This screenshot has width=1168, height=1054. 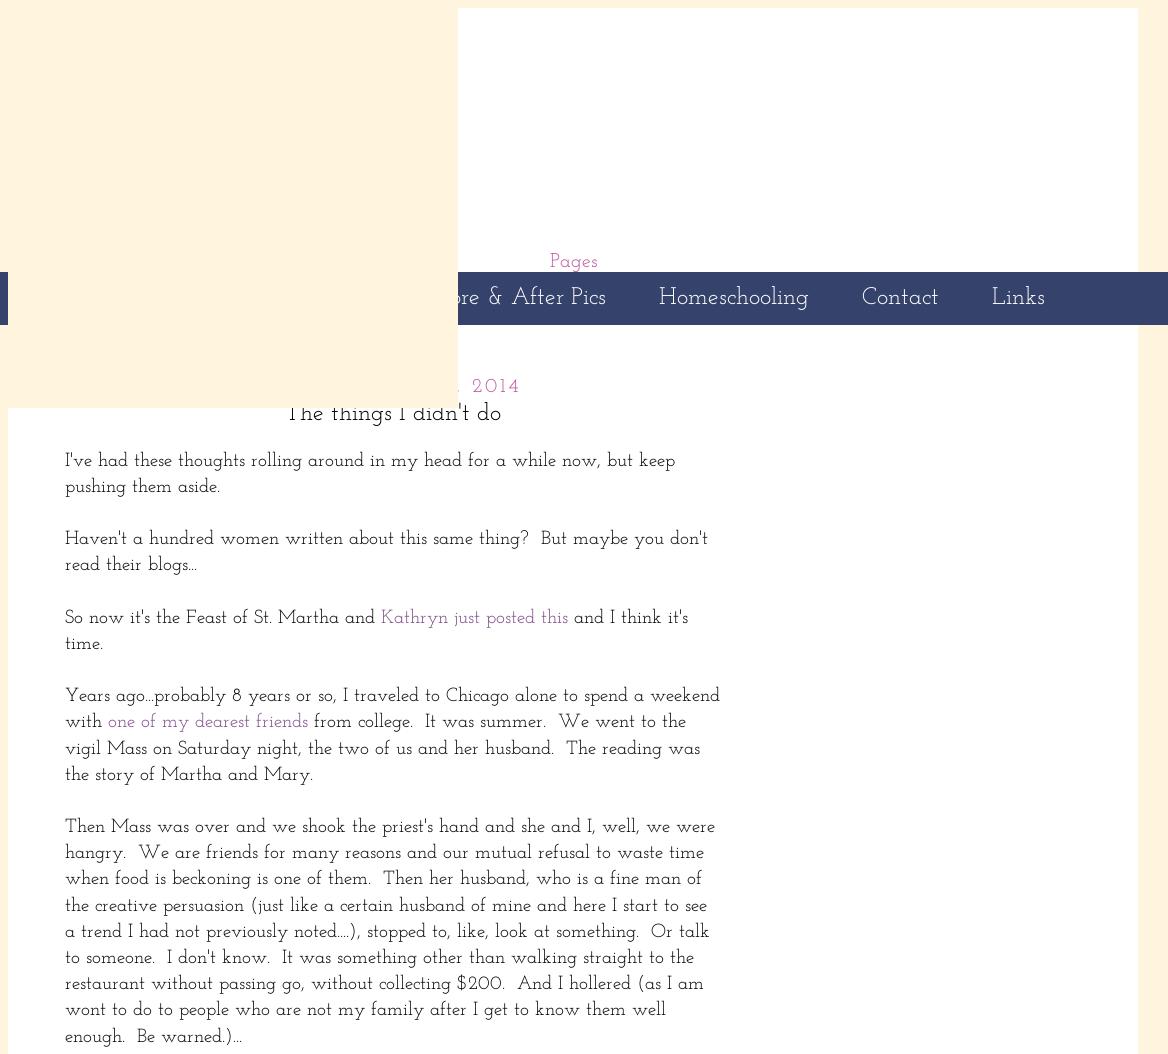 What do you see at coordinates (1017, 296) in the screenshot?
I see `'Links'` at bounding box center [1017, 296].